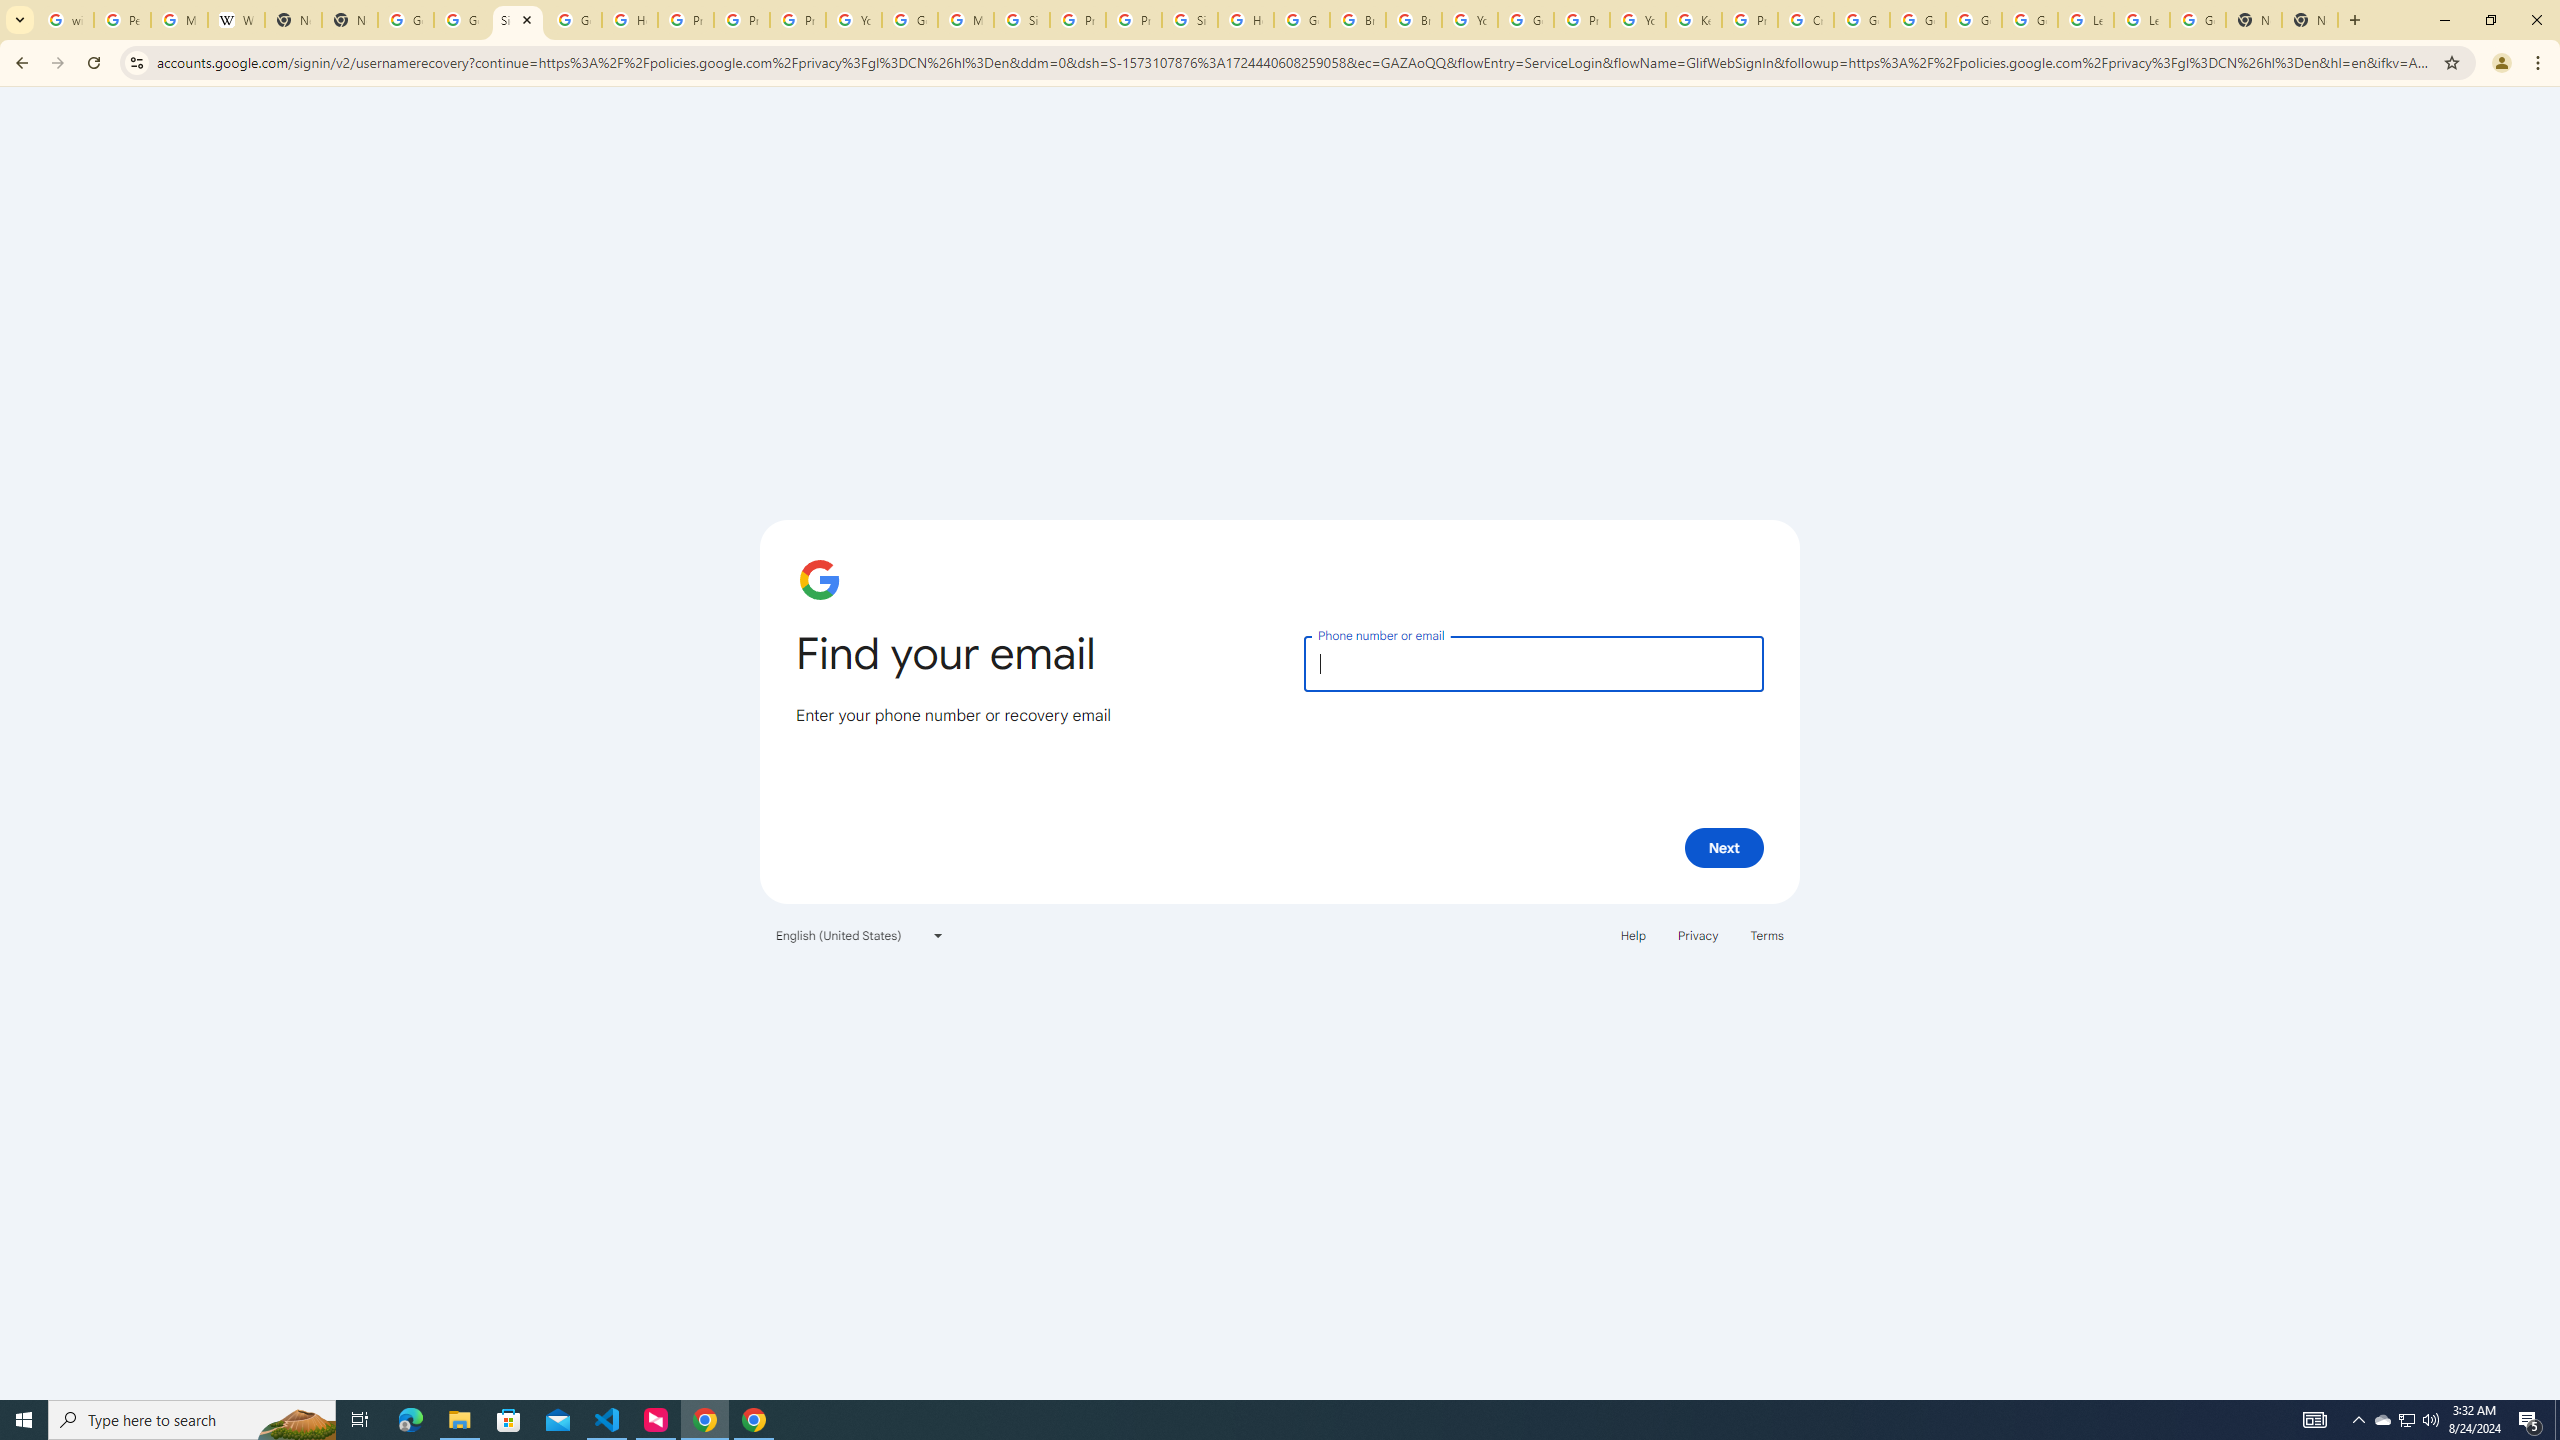 This screenshot has width=2560, height=1440. I want to click on 'Google Account', so click(2197, 19).